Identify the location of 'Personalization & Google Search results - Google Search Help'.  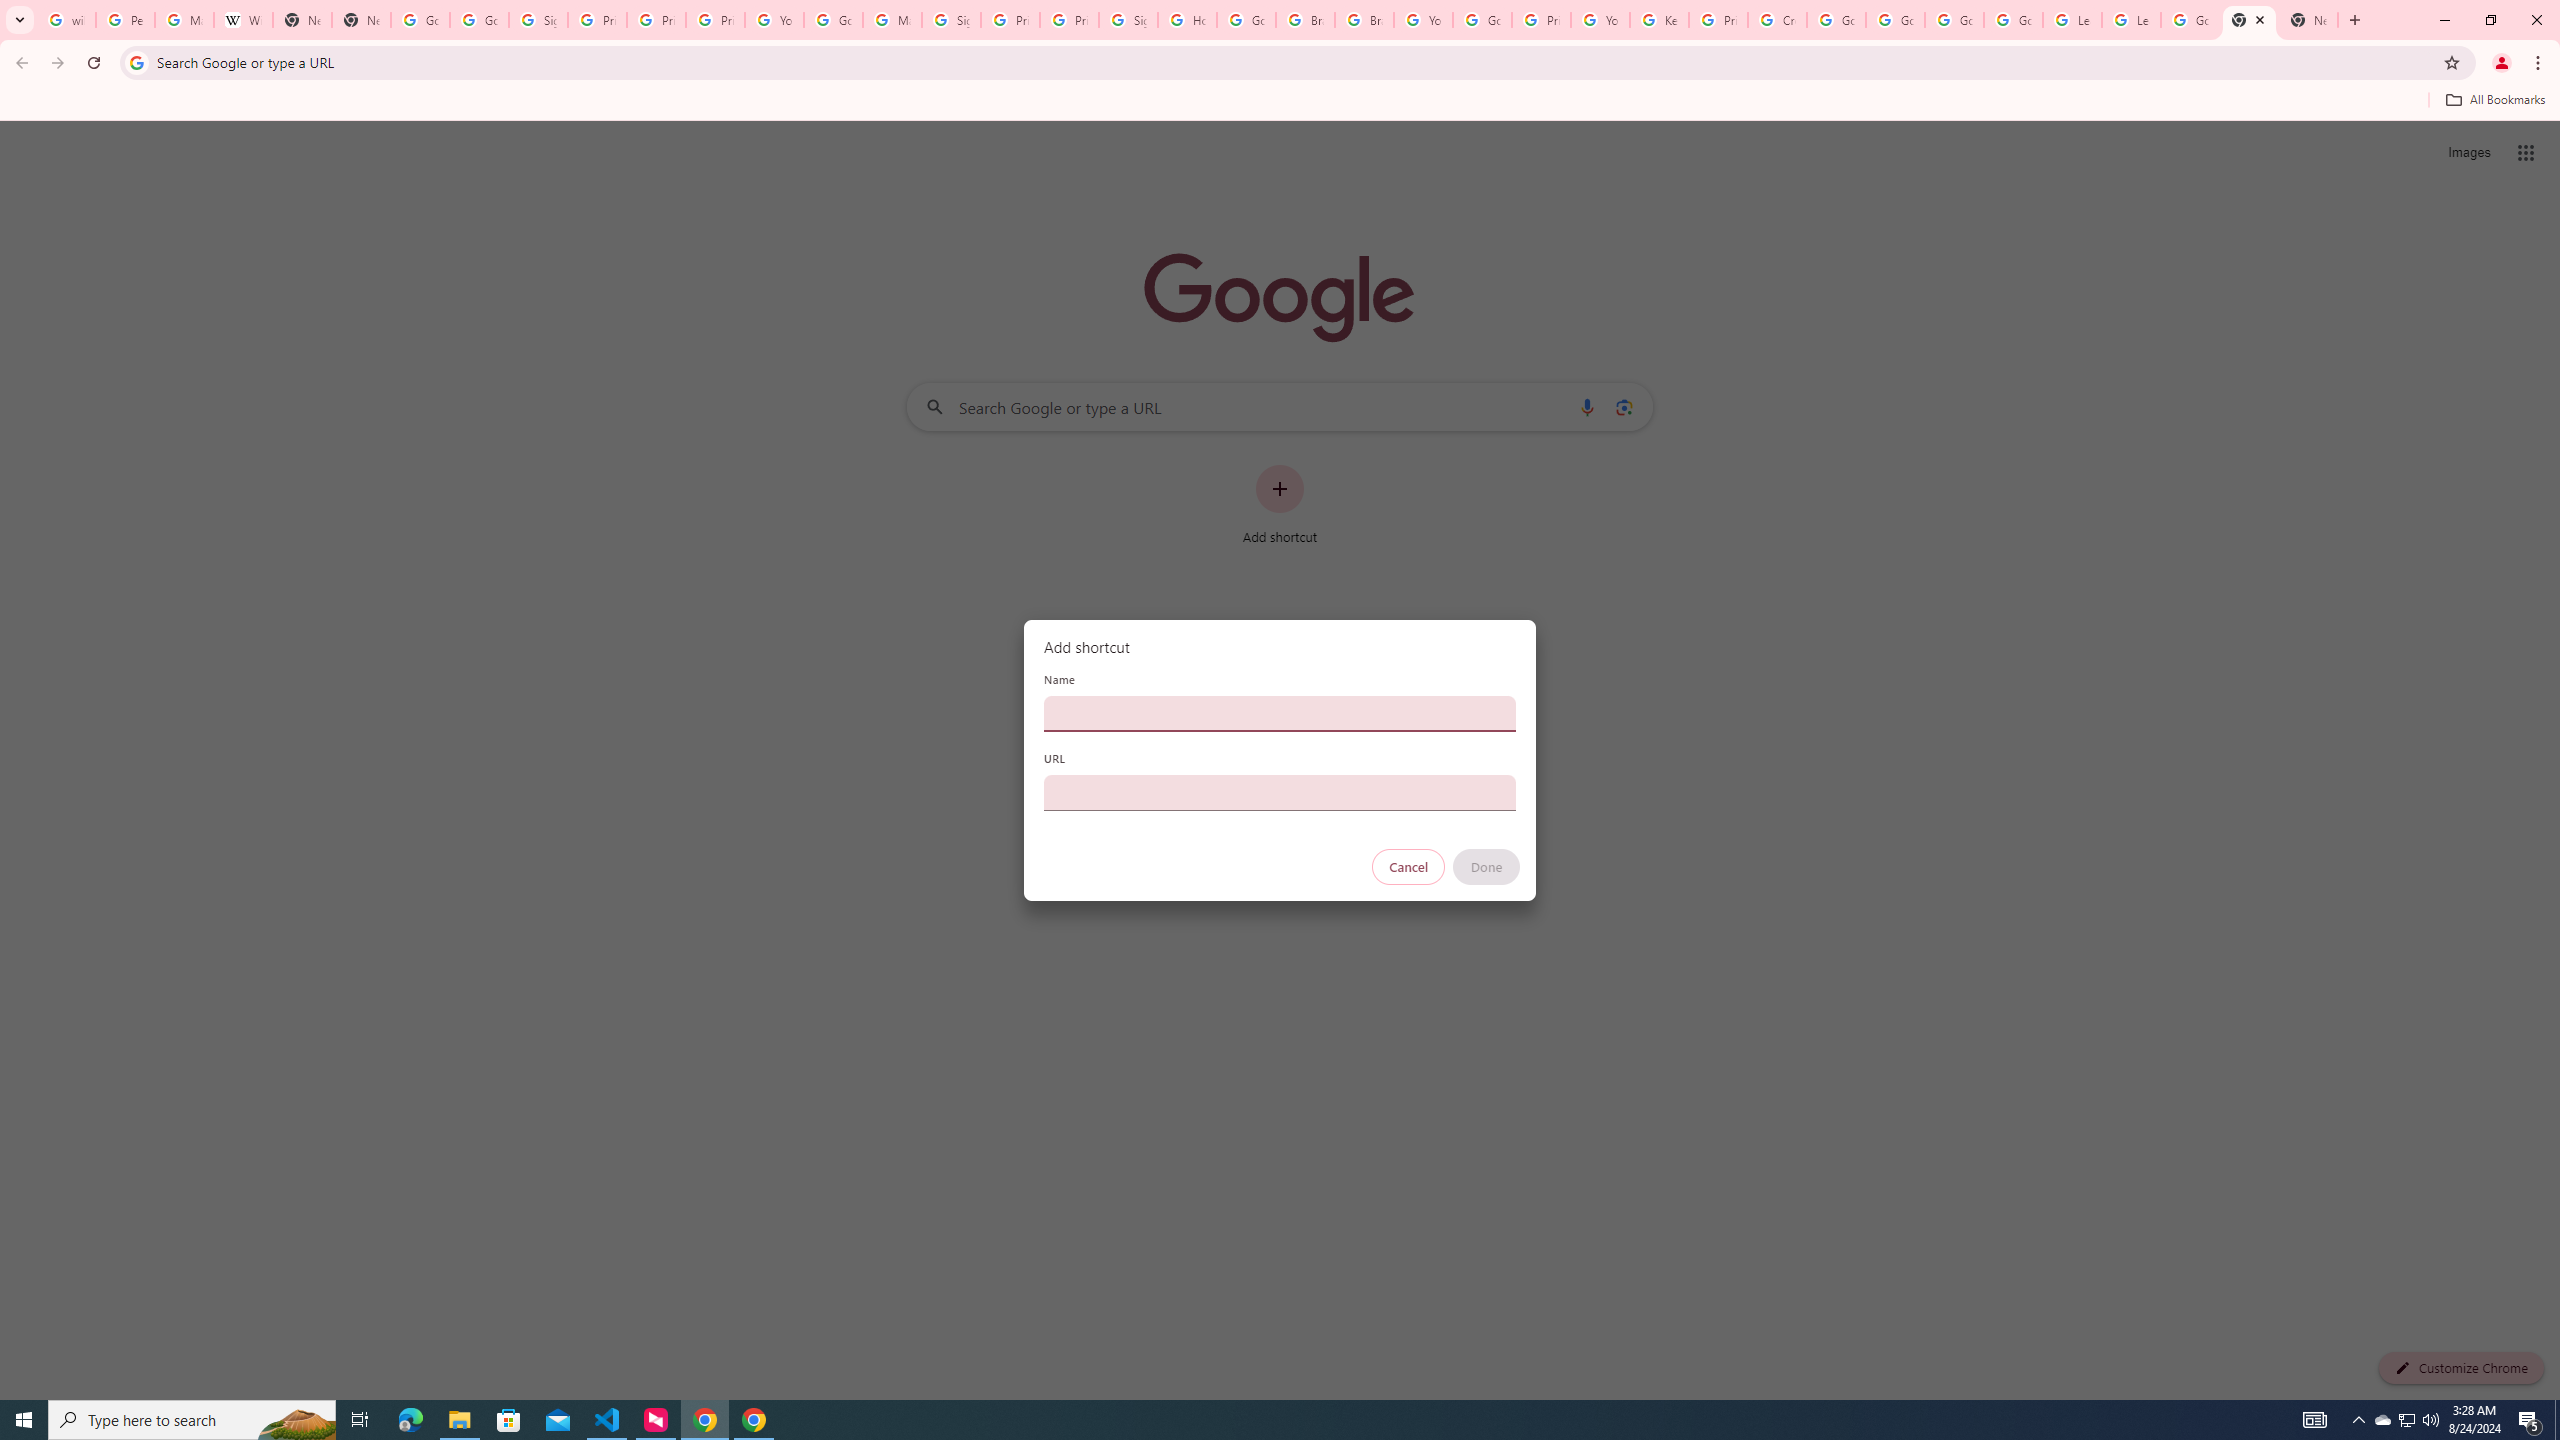
(125, 19).